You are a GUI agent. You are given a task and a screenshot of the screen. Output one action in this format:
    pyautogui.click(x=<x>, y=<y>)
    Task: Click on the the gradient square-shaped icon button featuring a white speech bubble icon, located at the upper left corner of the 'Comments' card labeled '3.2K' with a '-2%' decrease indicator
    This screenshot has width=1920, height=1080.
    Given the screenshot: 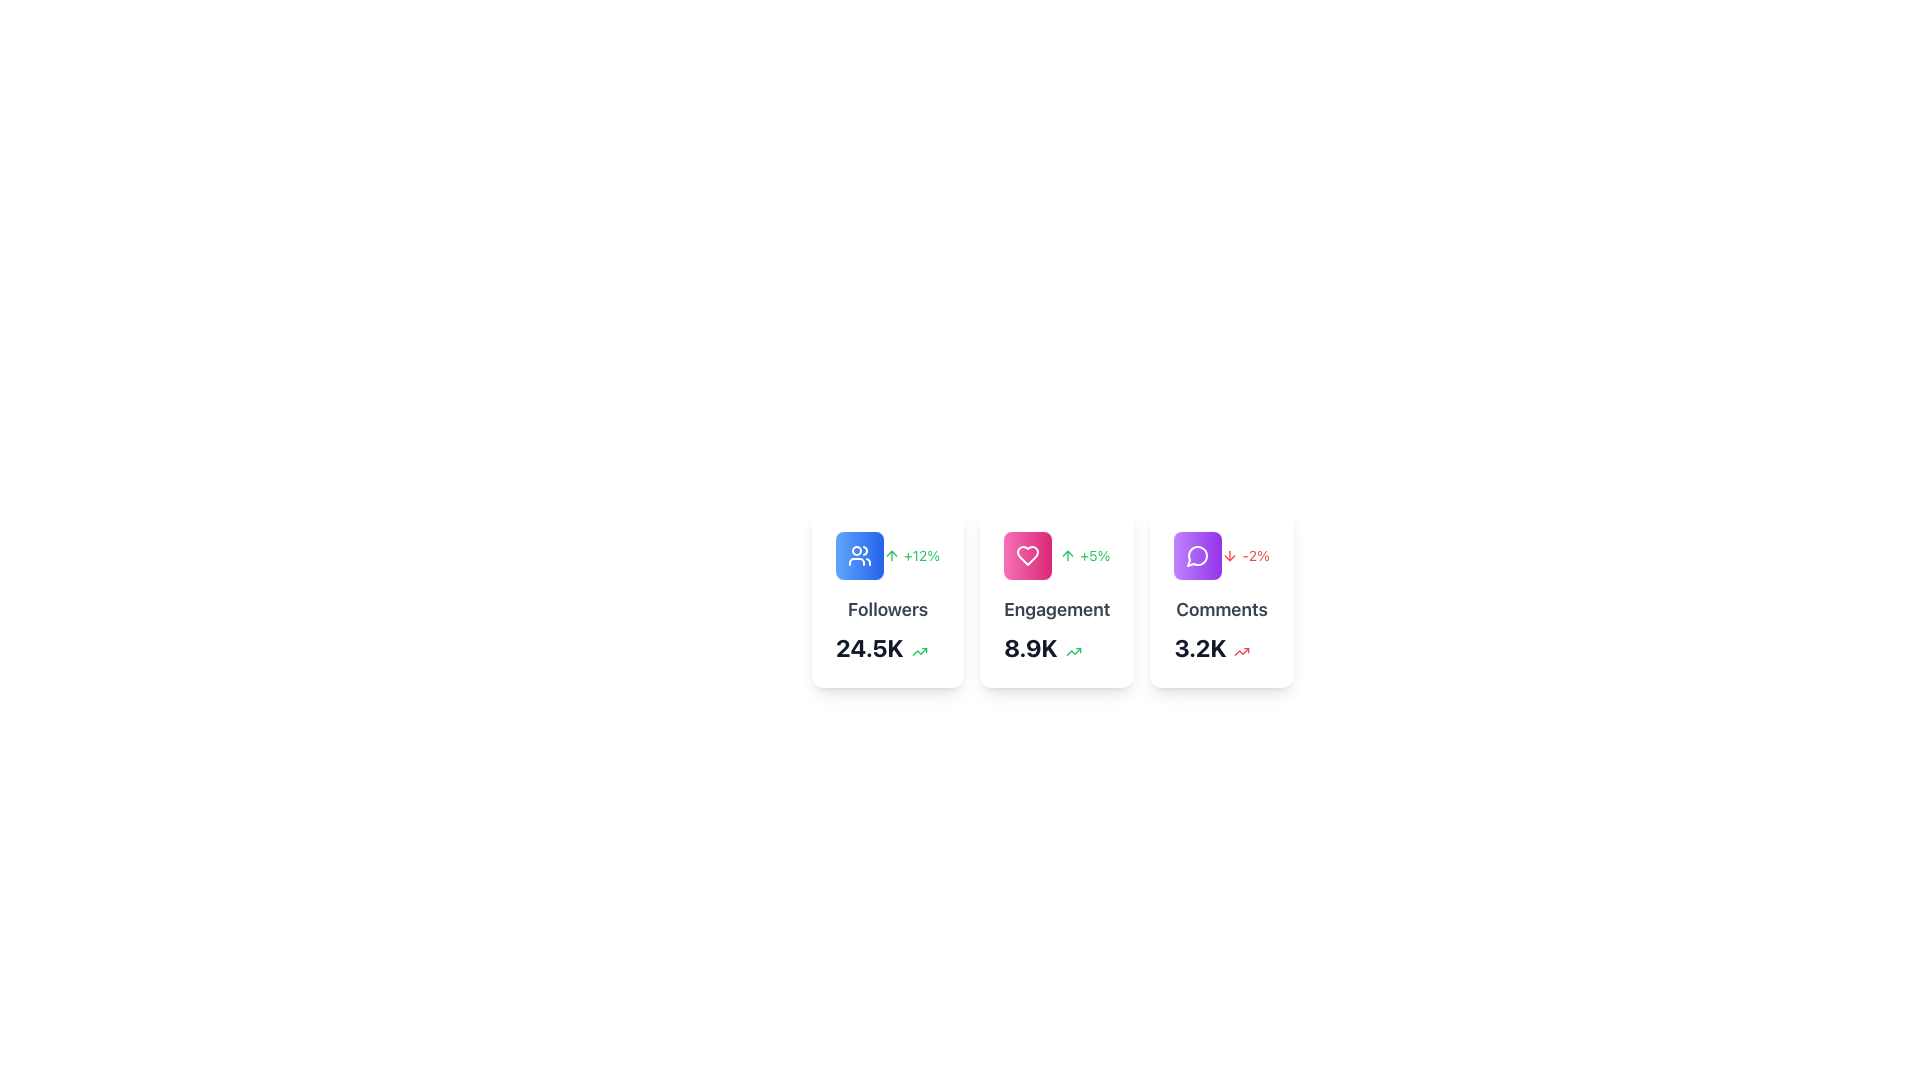 What is the action you would take?
    pyautogui.click(x=1198, y=555)
    